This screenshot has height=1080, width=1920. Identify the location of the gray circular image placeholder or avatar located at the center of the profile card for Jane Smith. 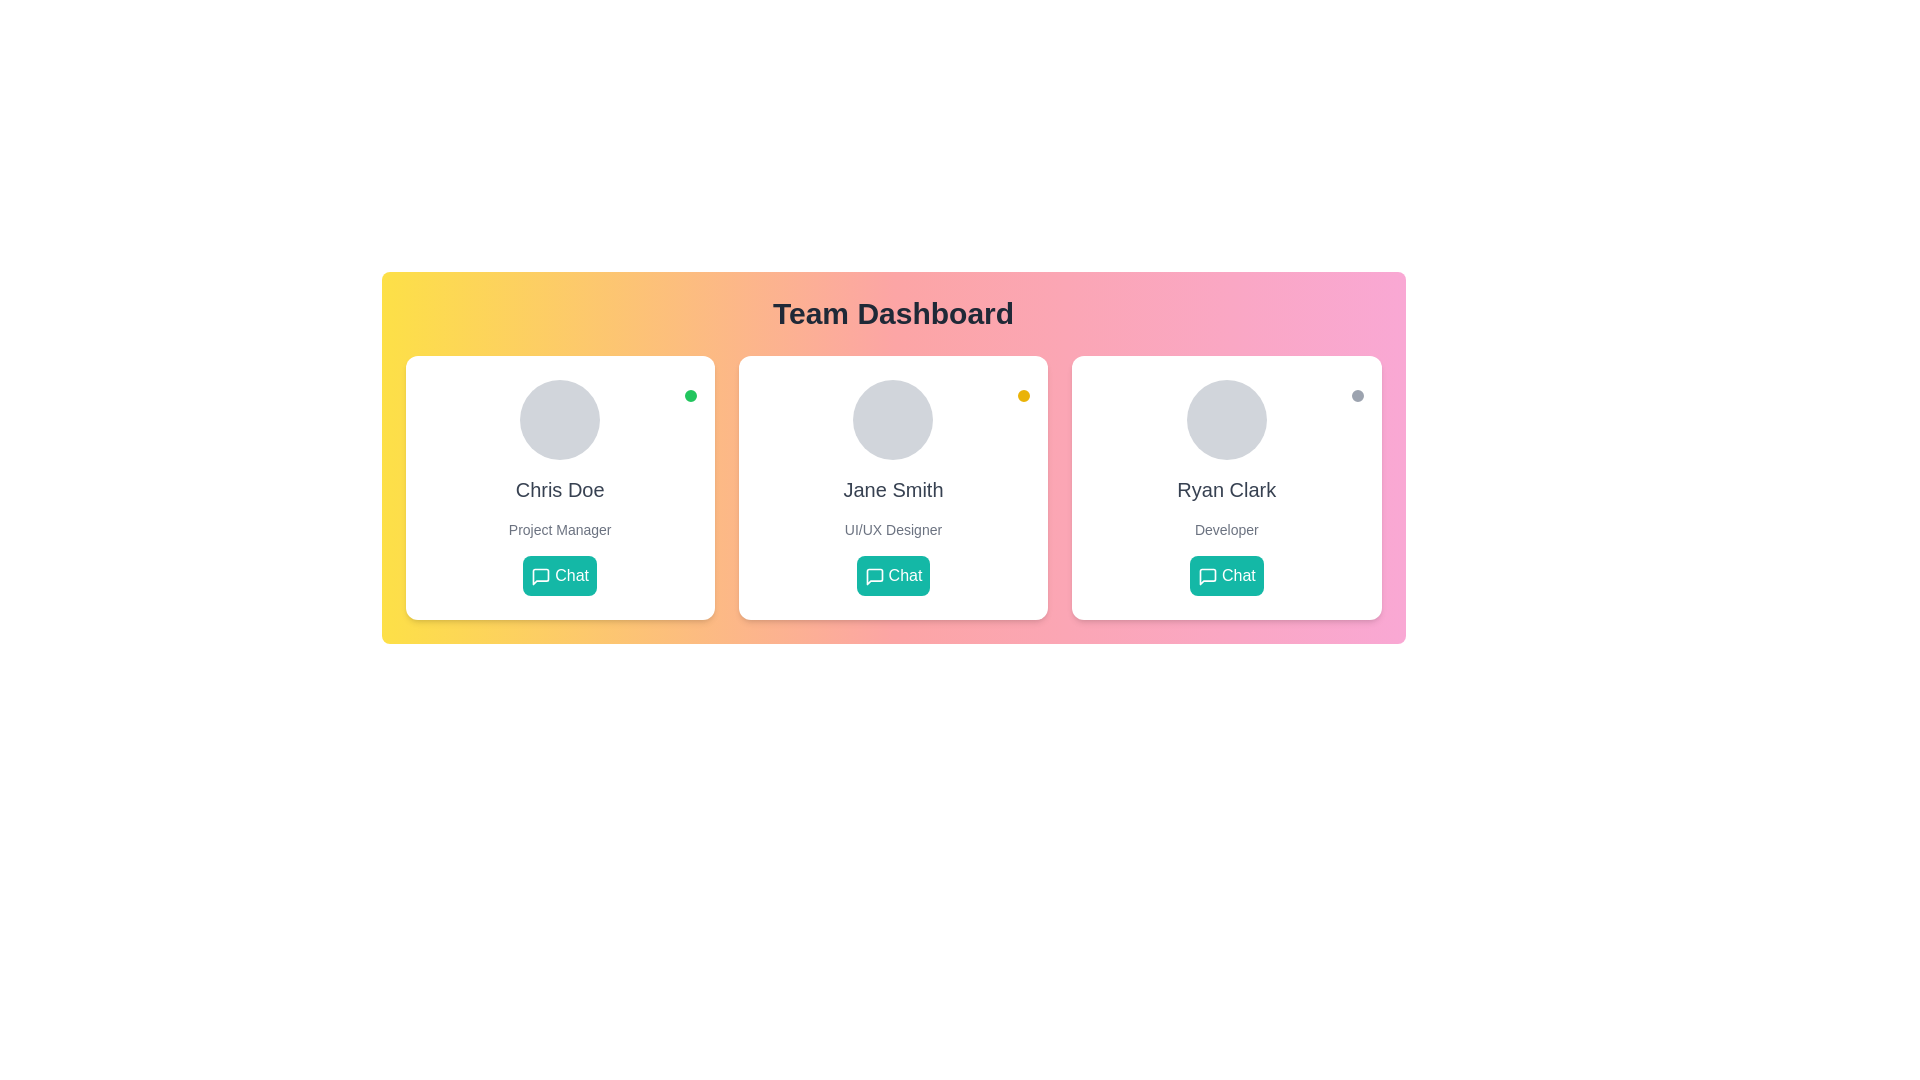
(892, 419).